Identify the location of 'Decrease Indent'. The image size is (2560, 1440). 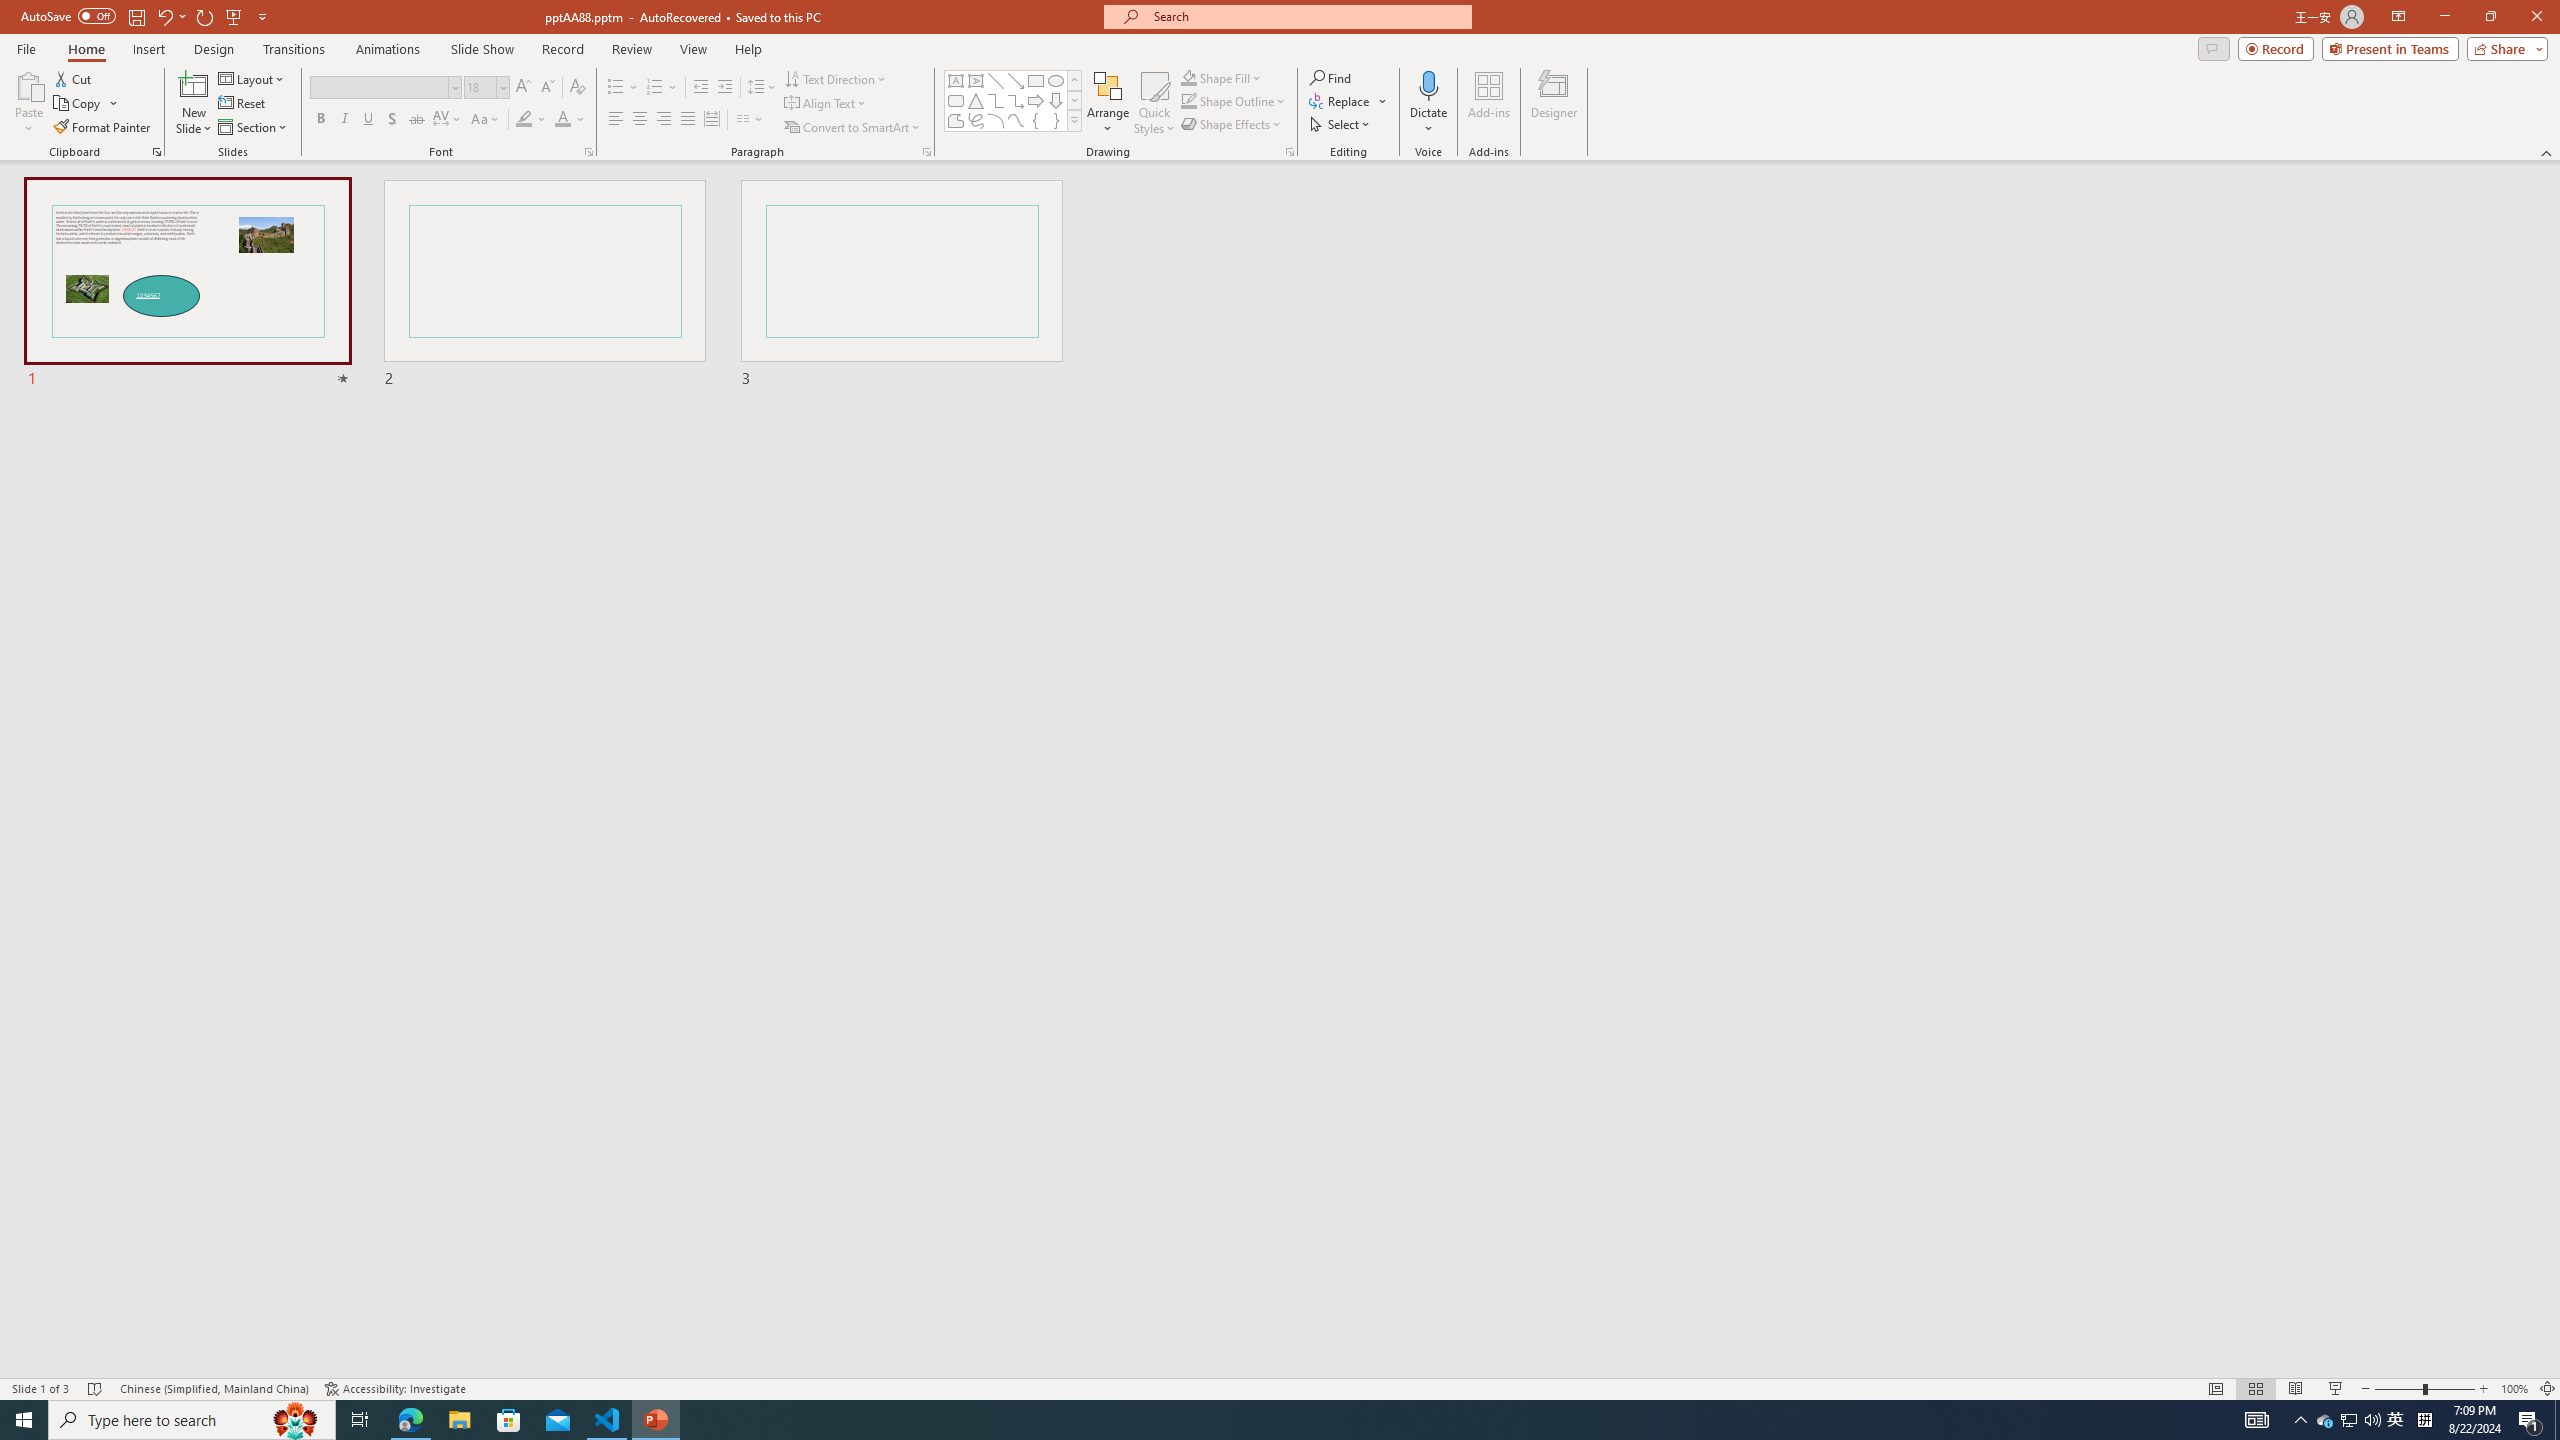
(701, 87).